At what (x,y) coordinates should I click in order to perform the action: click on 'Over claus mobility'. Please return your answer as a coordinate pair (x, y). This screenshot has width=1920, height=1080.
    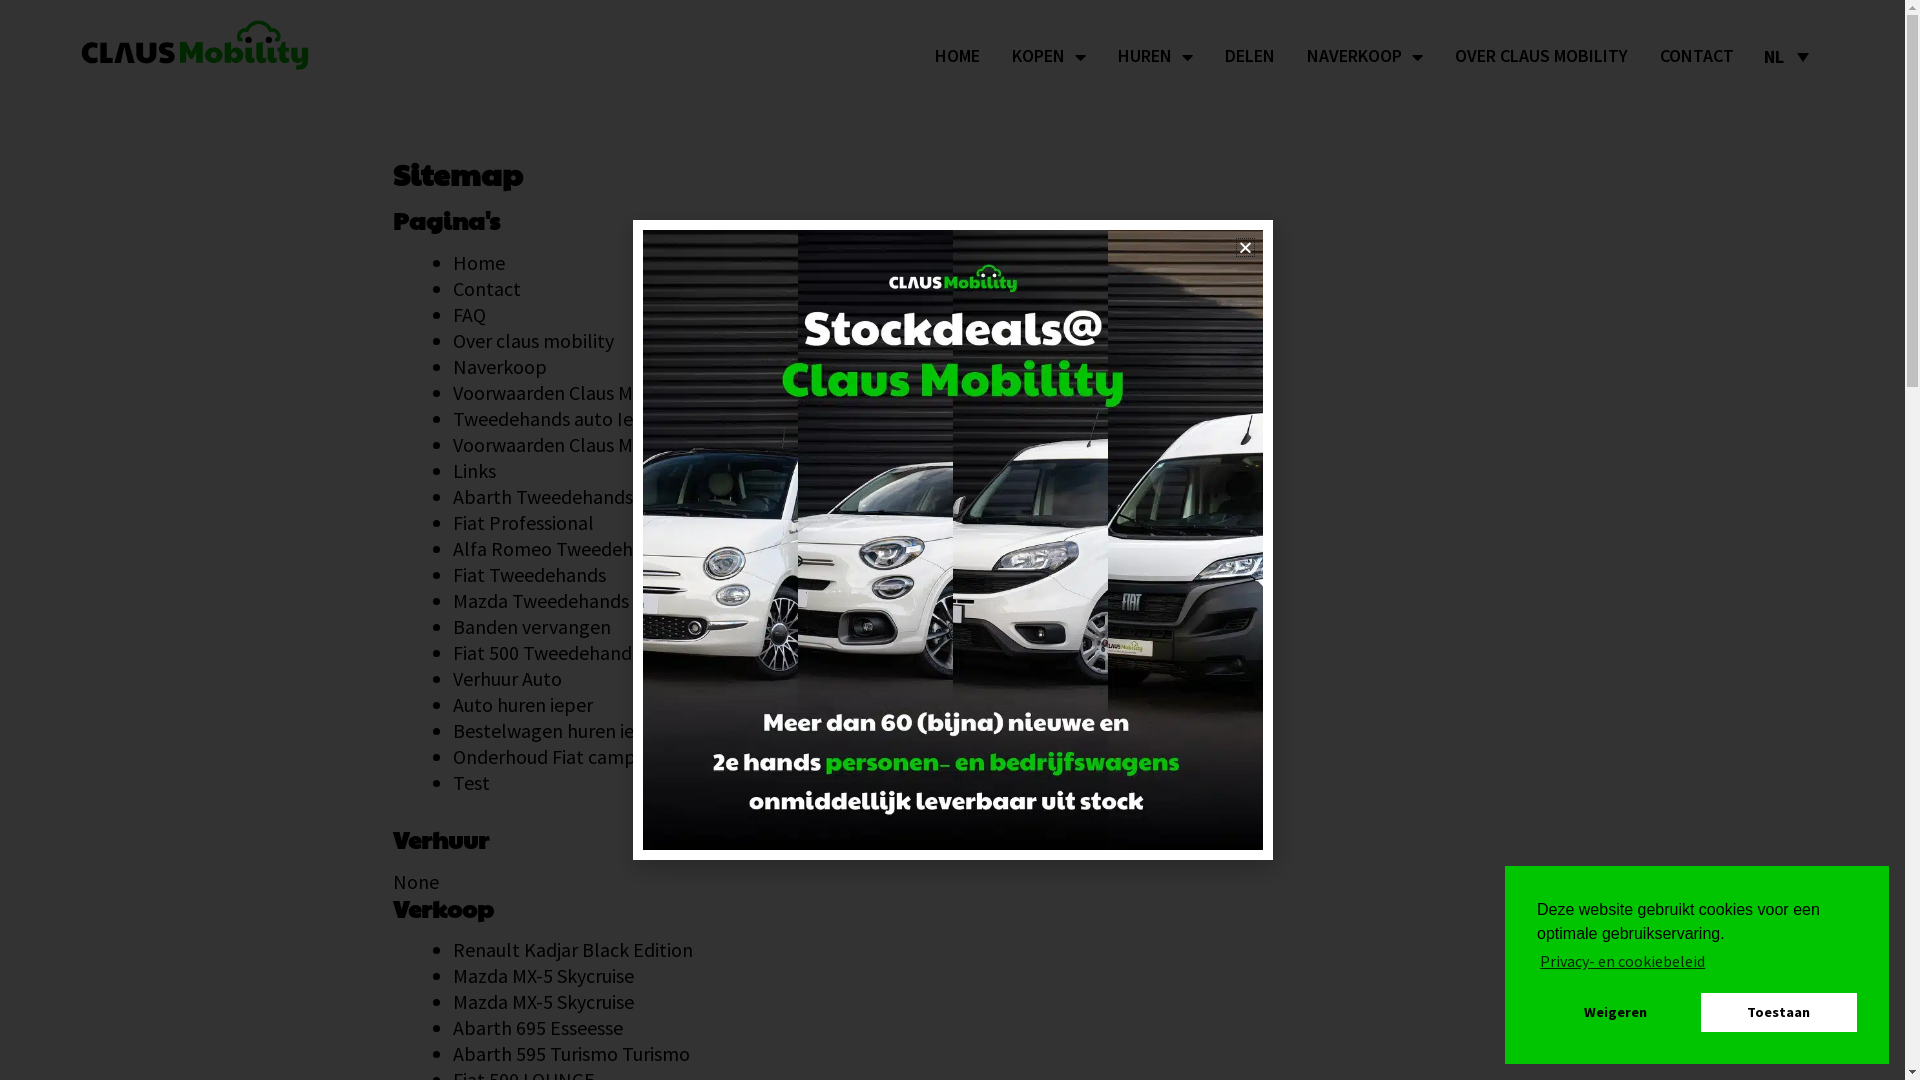
    Looking at the image, I should click on (450, 339).